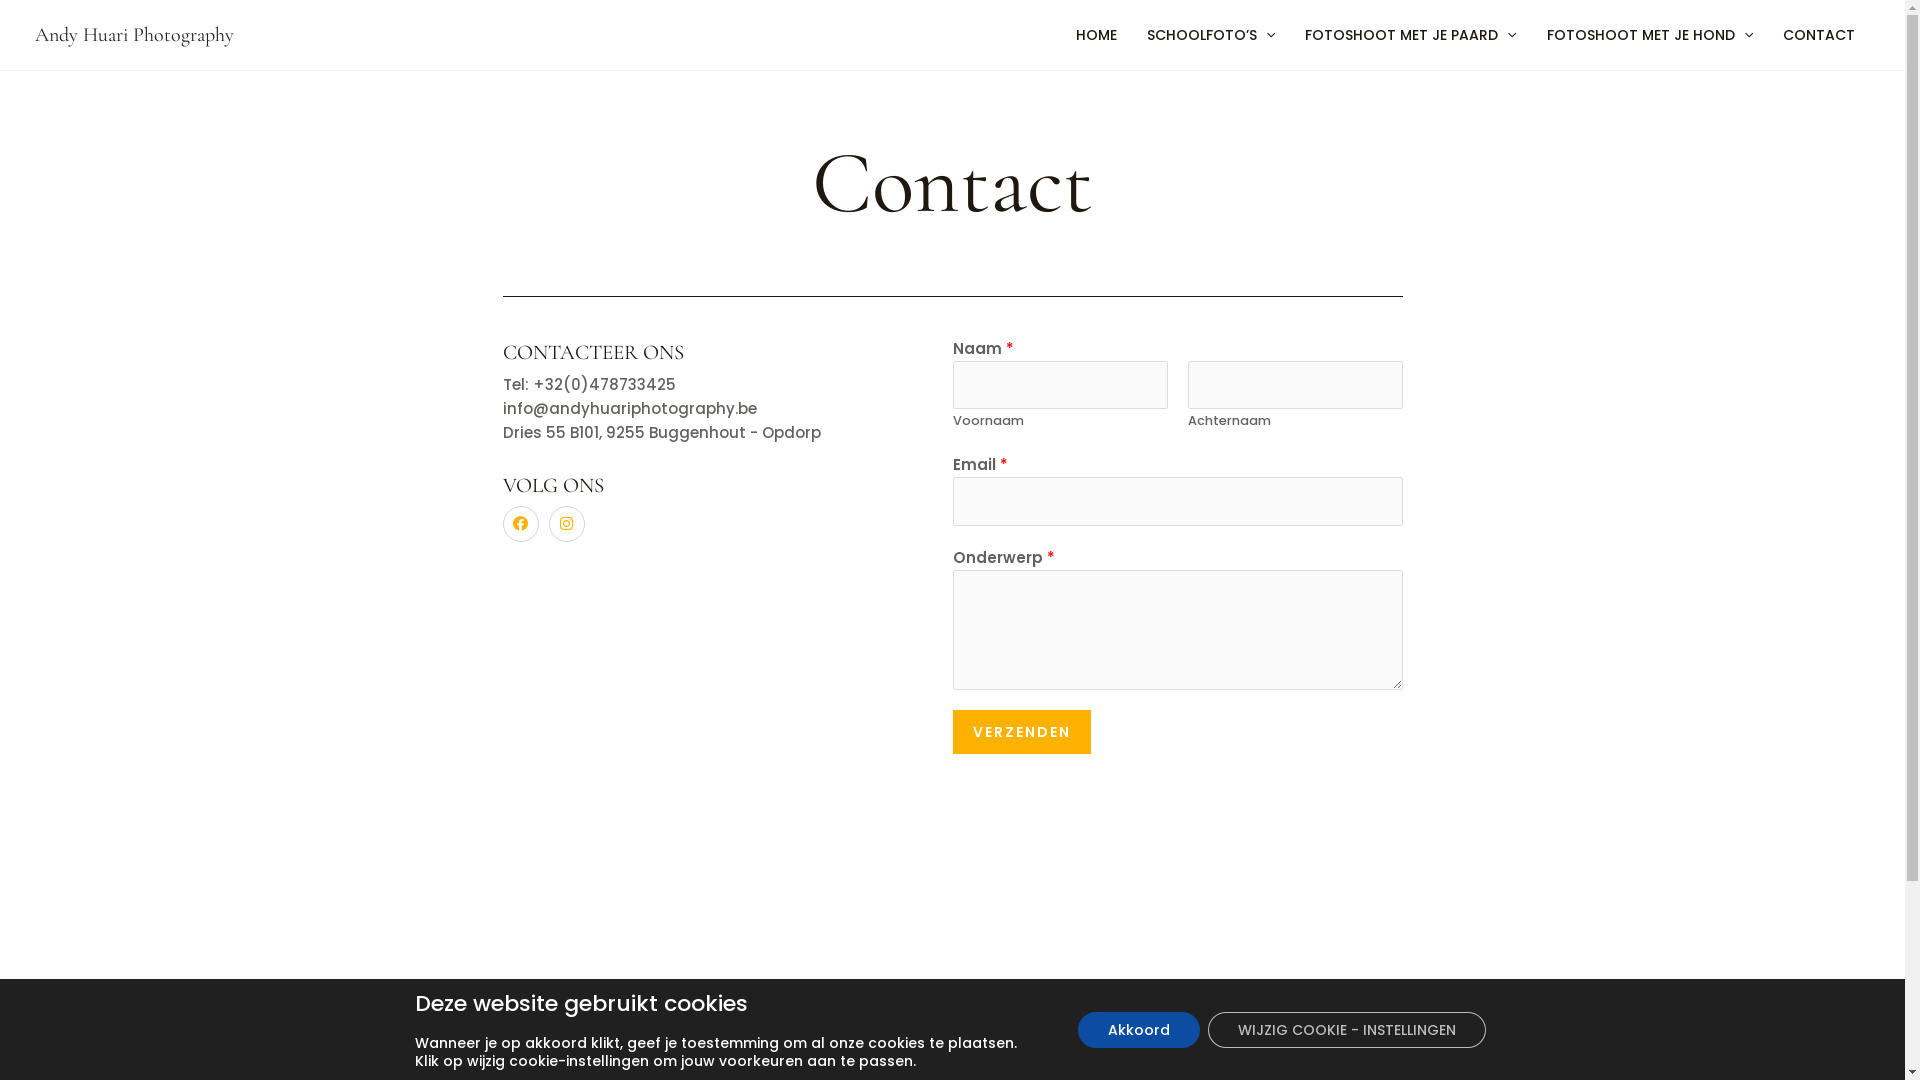 This screenshot has height=1080, width=1920. Describe the element at coordinates (1138, 1029) in the screenshot. I see `'Akkoord'` at that location.